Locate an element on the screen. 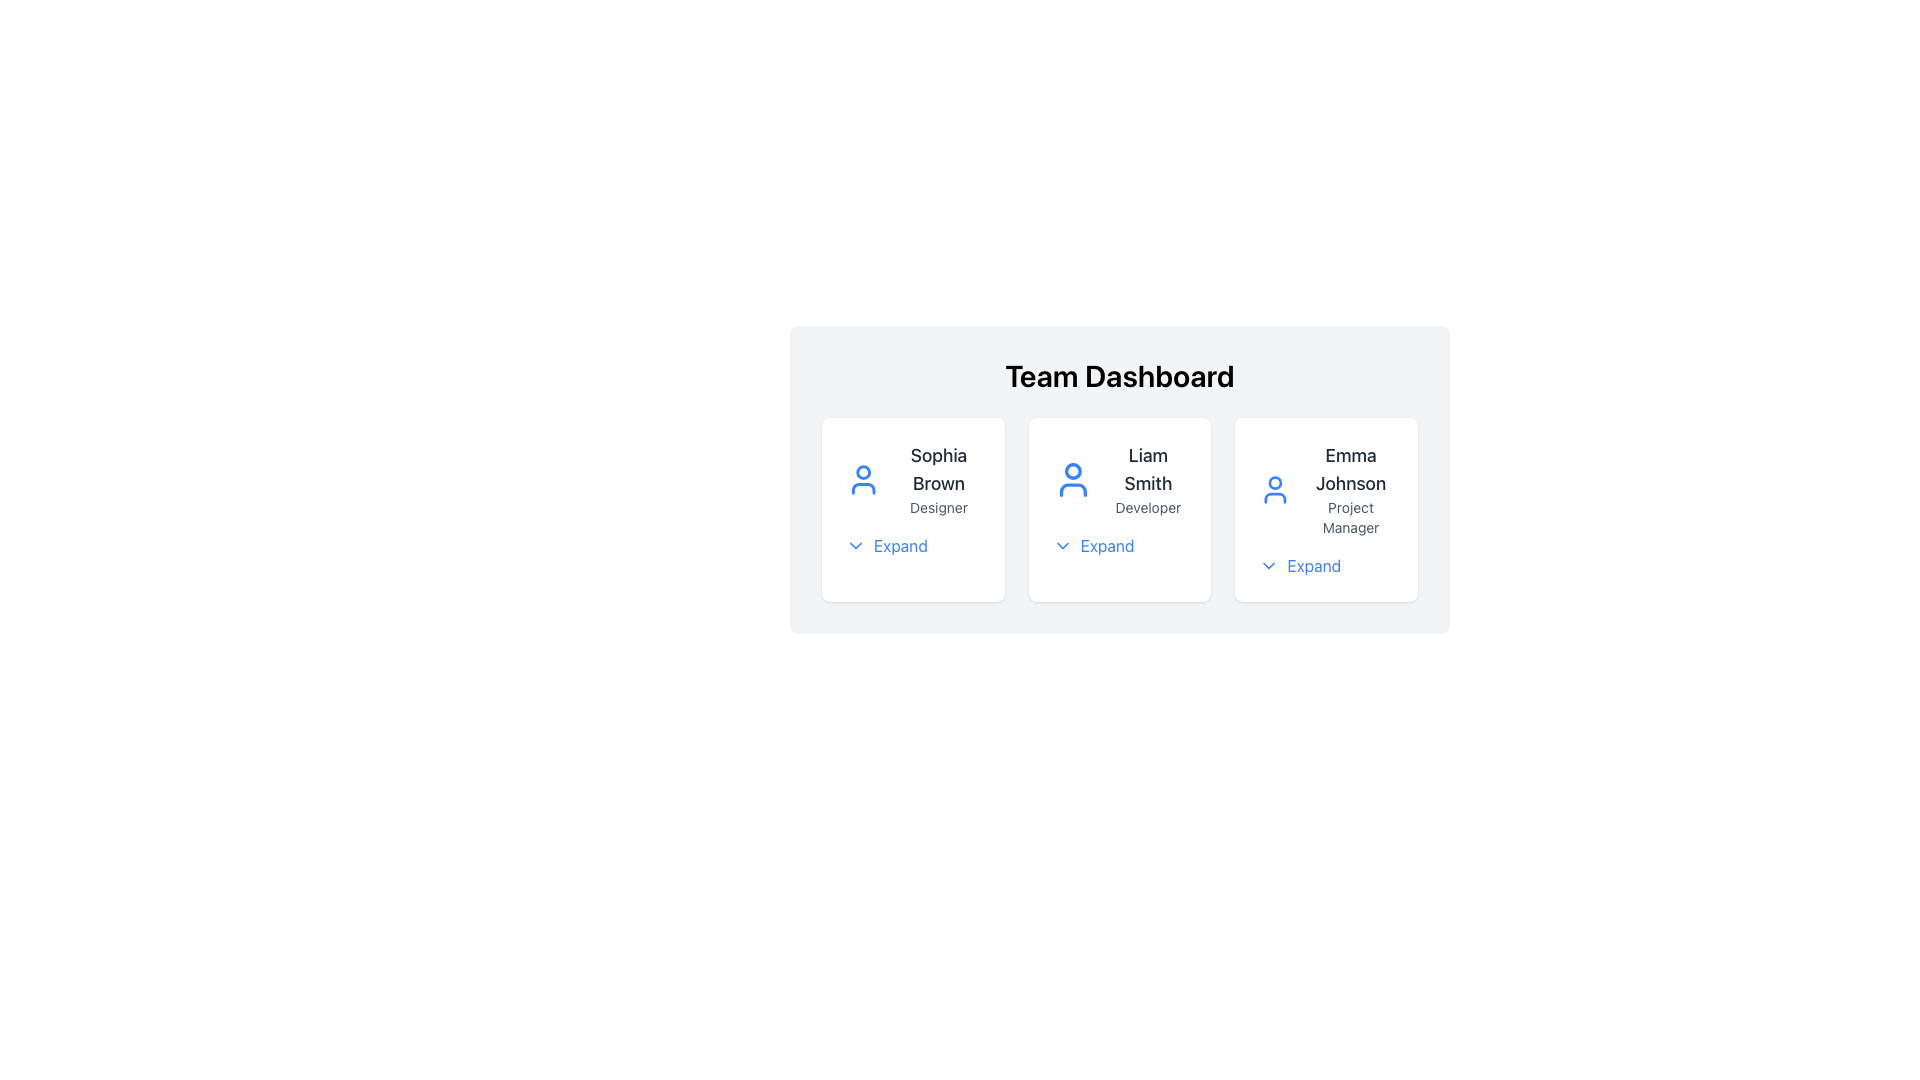  the graphic component representing the shoulders and neckline of the user profile icon located above the 'Emma Johnson' text box in the 'Team Dashboard' interface is located at coordinates (1274, 497).